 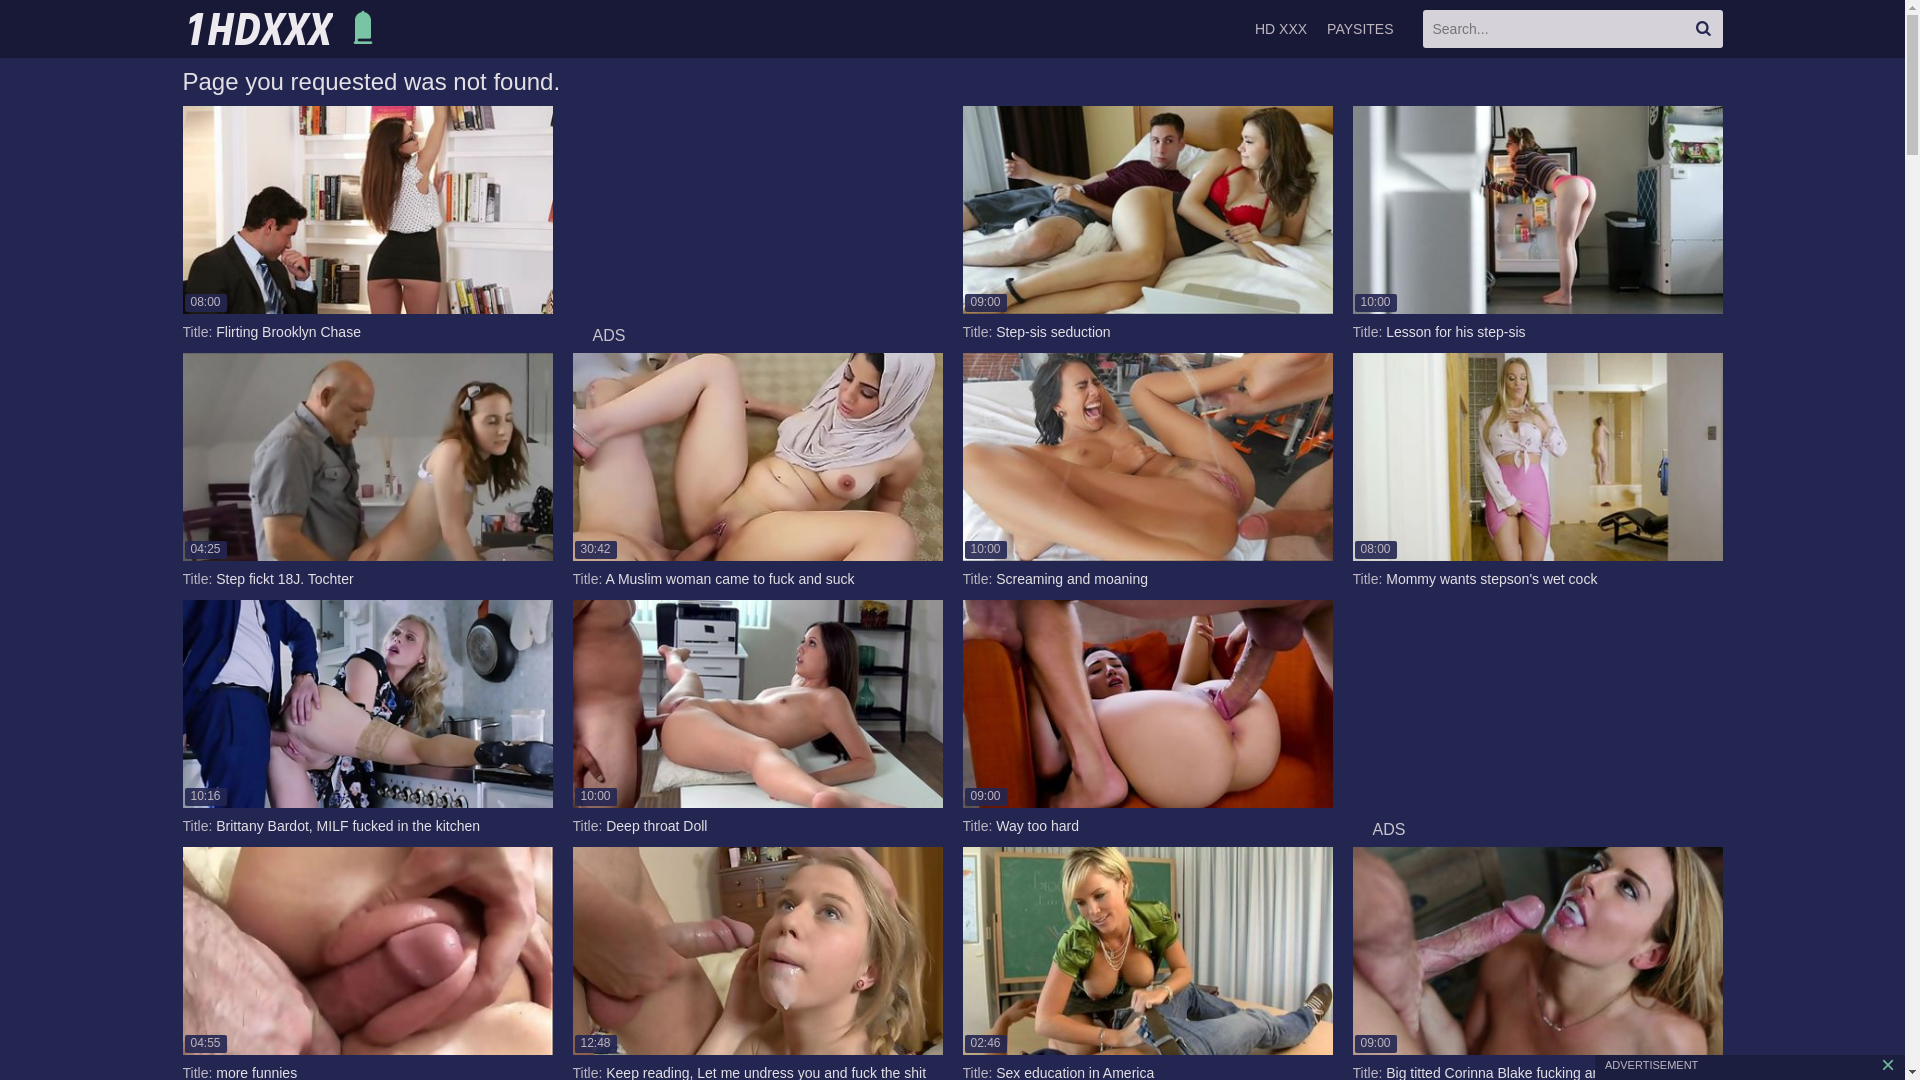 I want to click on 'HD XXX', so click(x=281, y=29).